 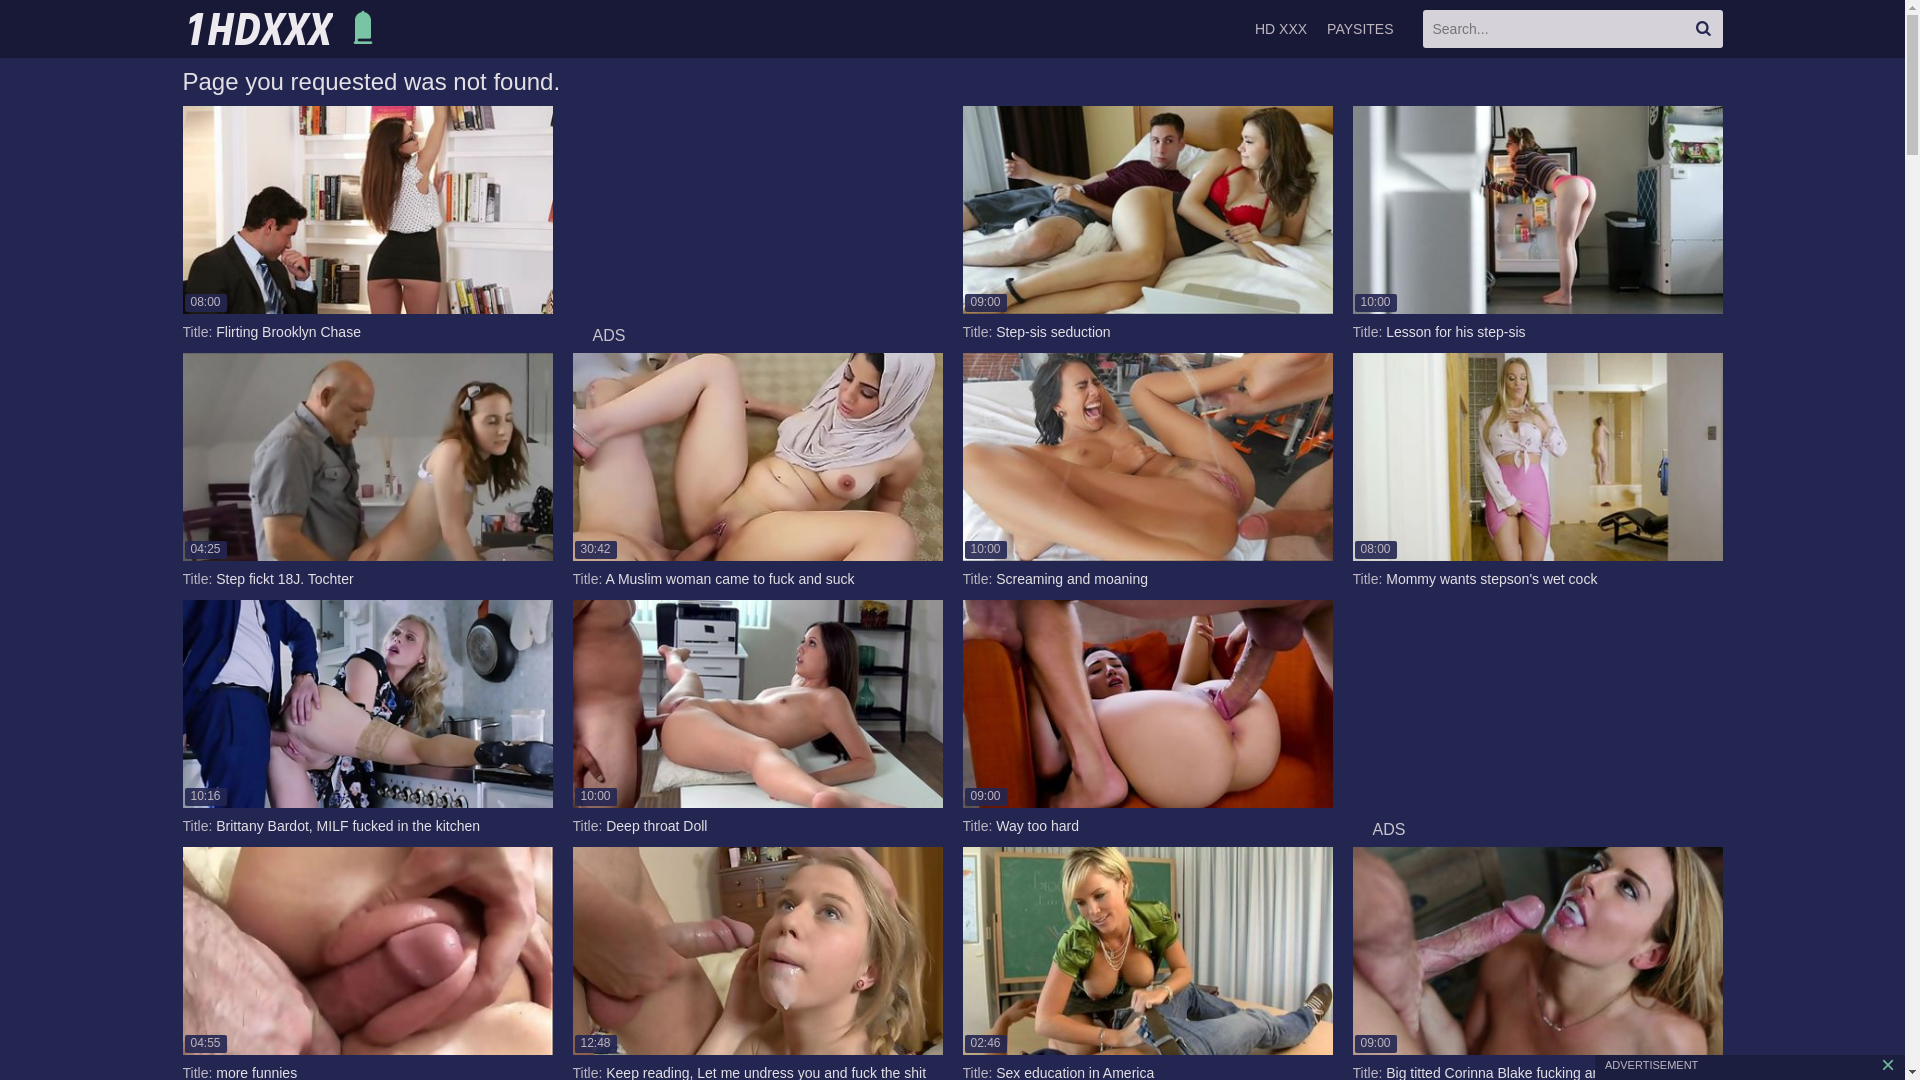 I want to click on 'HD XXX', so click(x=281, y=29).